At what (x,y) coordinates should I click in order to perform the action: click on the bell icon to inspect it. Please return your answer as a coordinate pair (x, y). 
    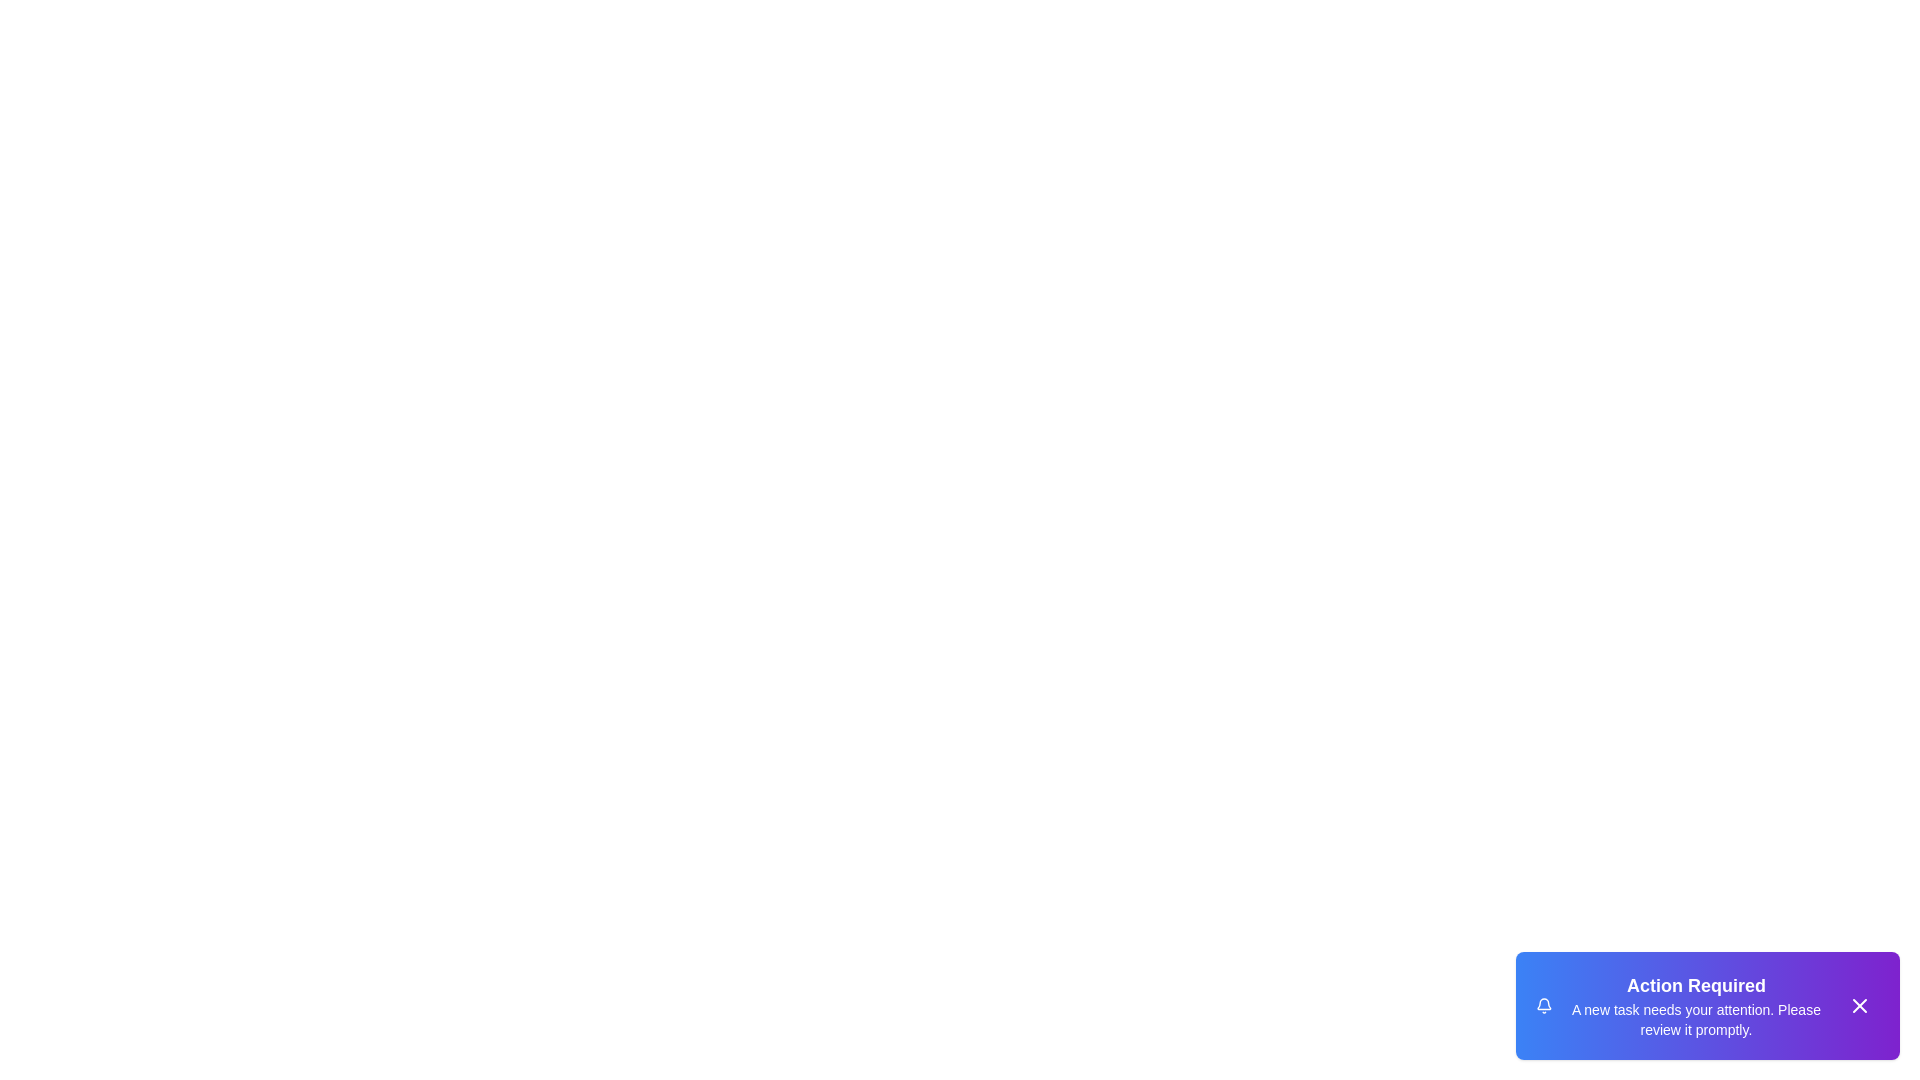
    Looking at the image, I should click on (1543, 1006).